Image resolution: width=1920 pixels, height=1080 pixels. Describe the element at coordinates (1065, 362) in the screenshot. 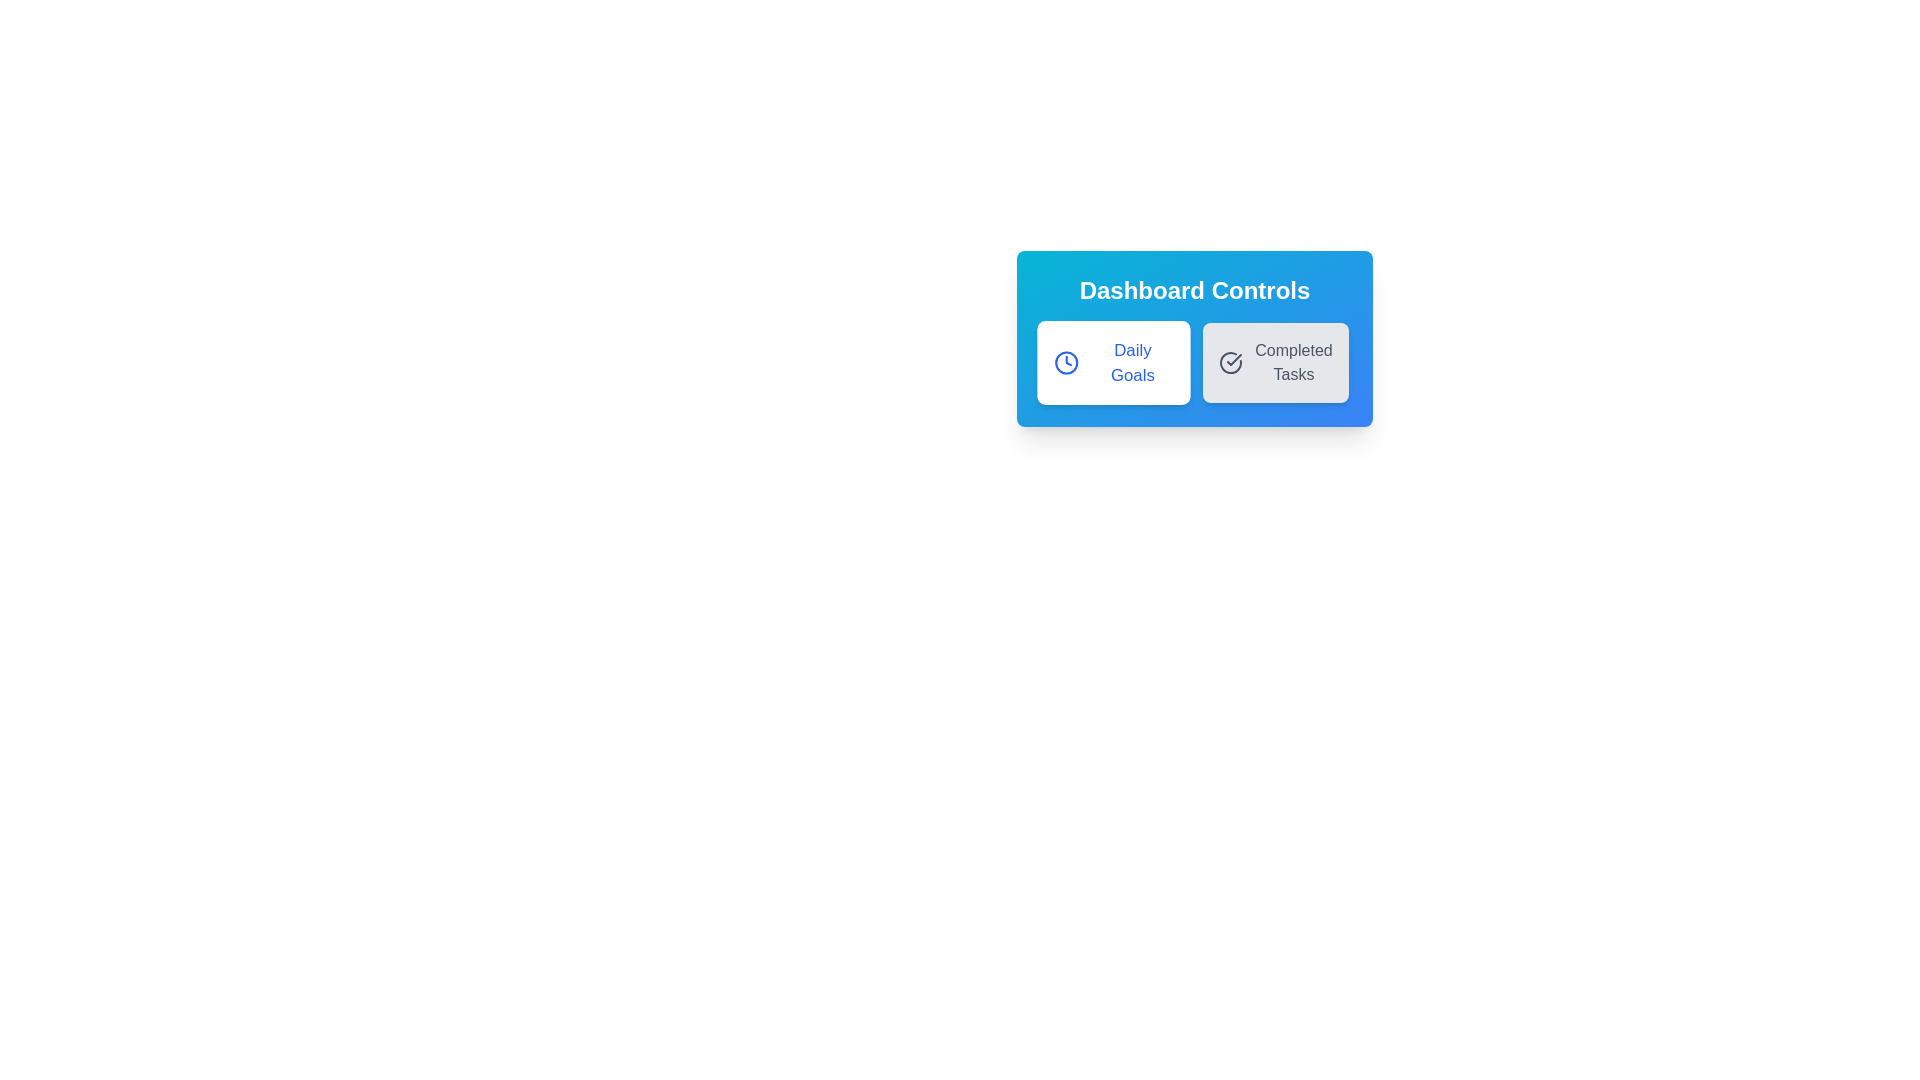

I see `the circular clock icon with blue lines and a white background, located to the left of the 'Daily Goals' text` at that location.